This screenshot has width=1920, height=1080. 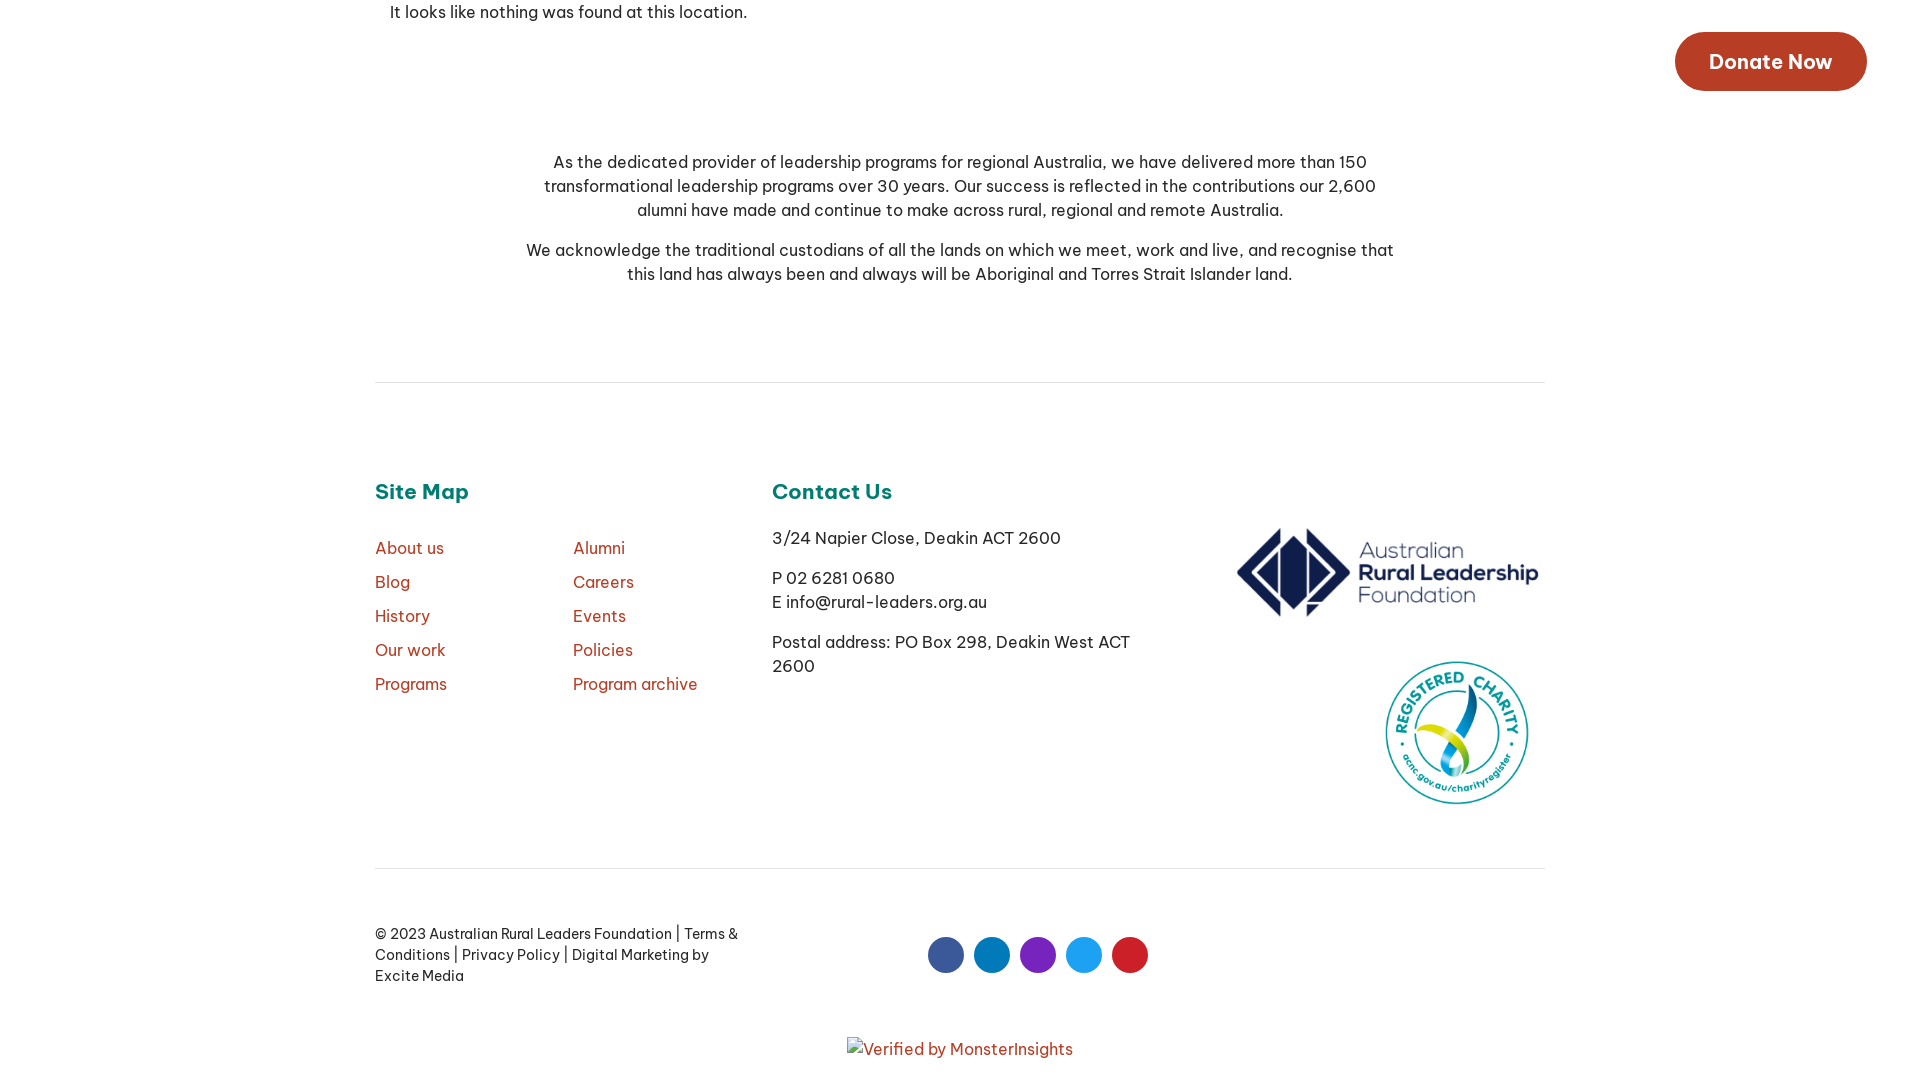 What do you see at coordinates (510, 954) in the screenshot?
I see `'Privacy Policy'` at bounding box center [510, 954].